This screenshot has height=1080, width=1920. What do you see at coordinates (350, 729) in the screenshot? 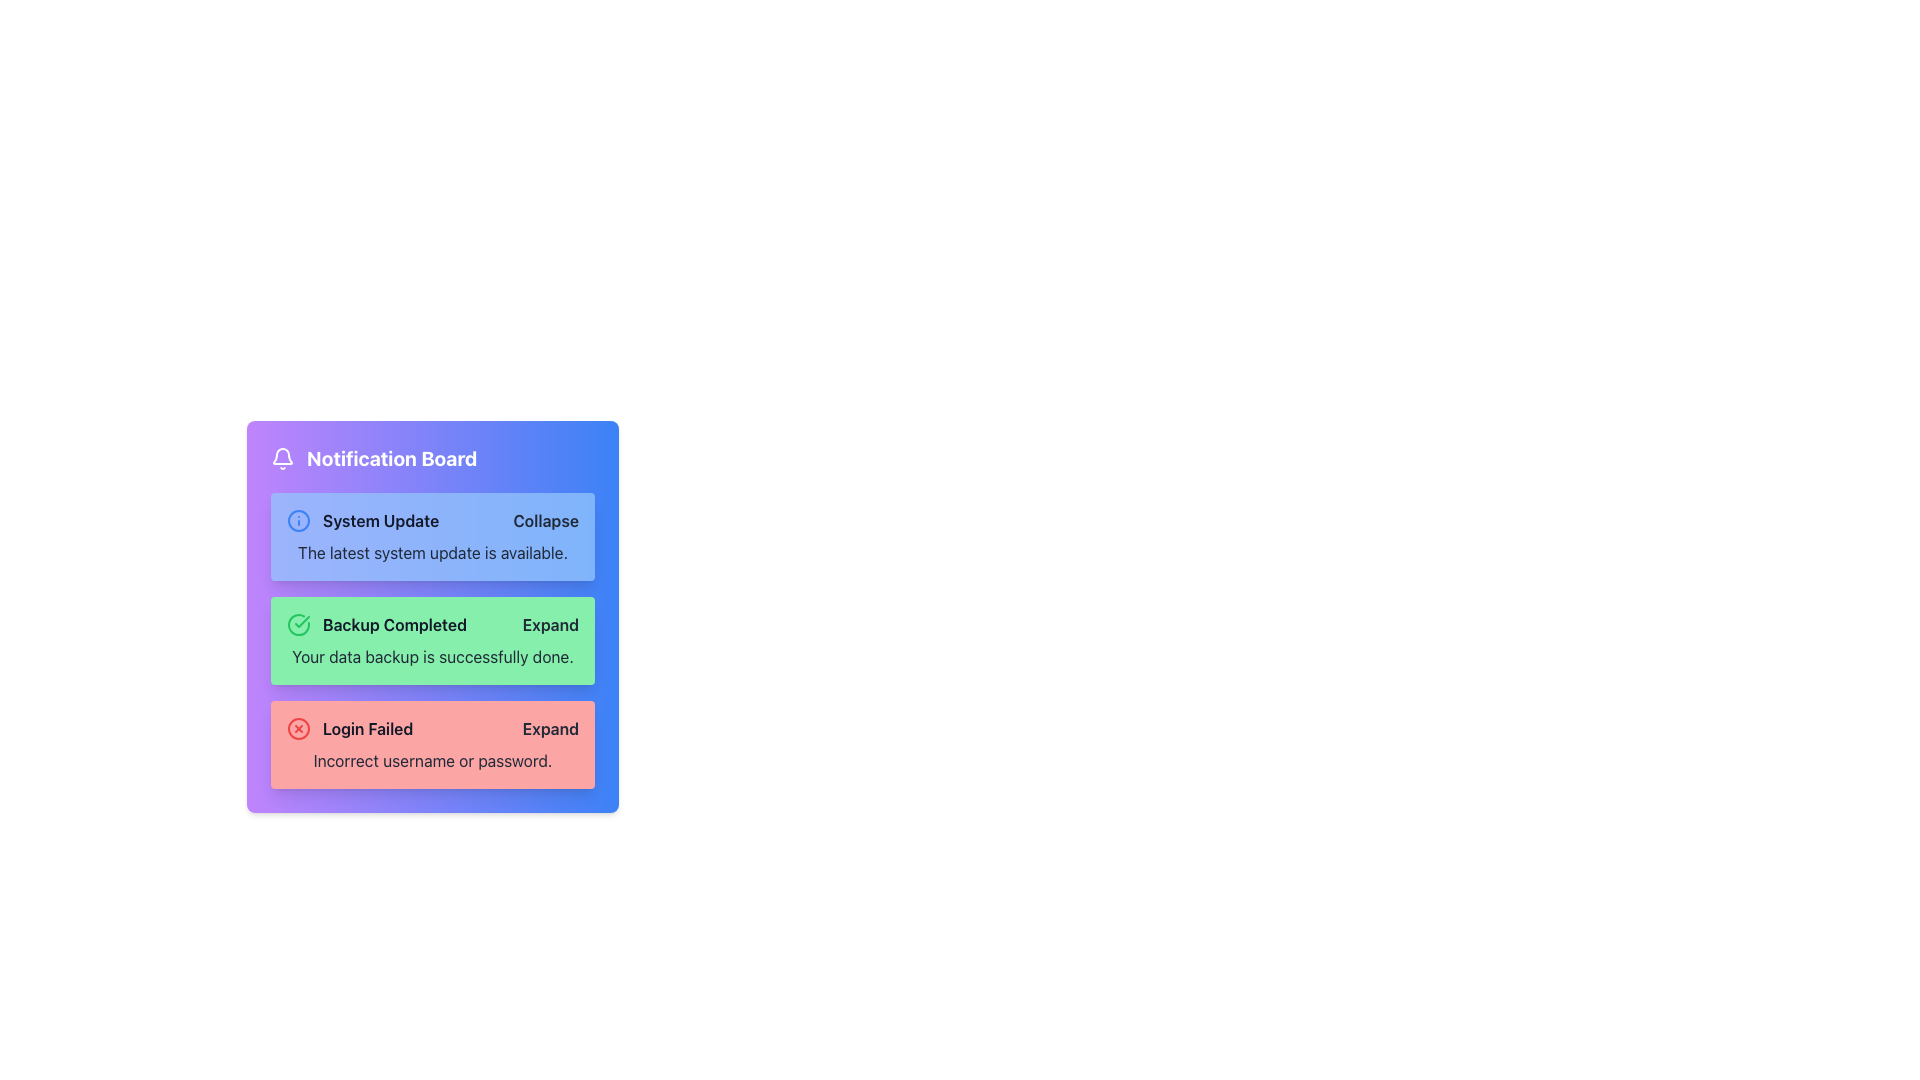
I see `the error message text label indicating a failed login attempt, located within the third notification entry on the notification board, positioned to the left of the 'Expand' button and to the right of the error icon` at bounding box center [350, 729].